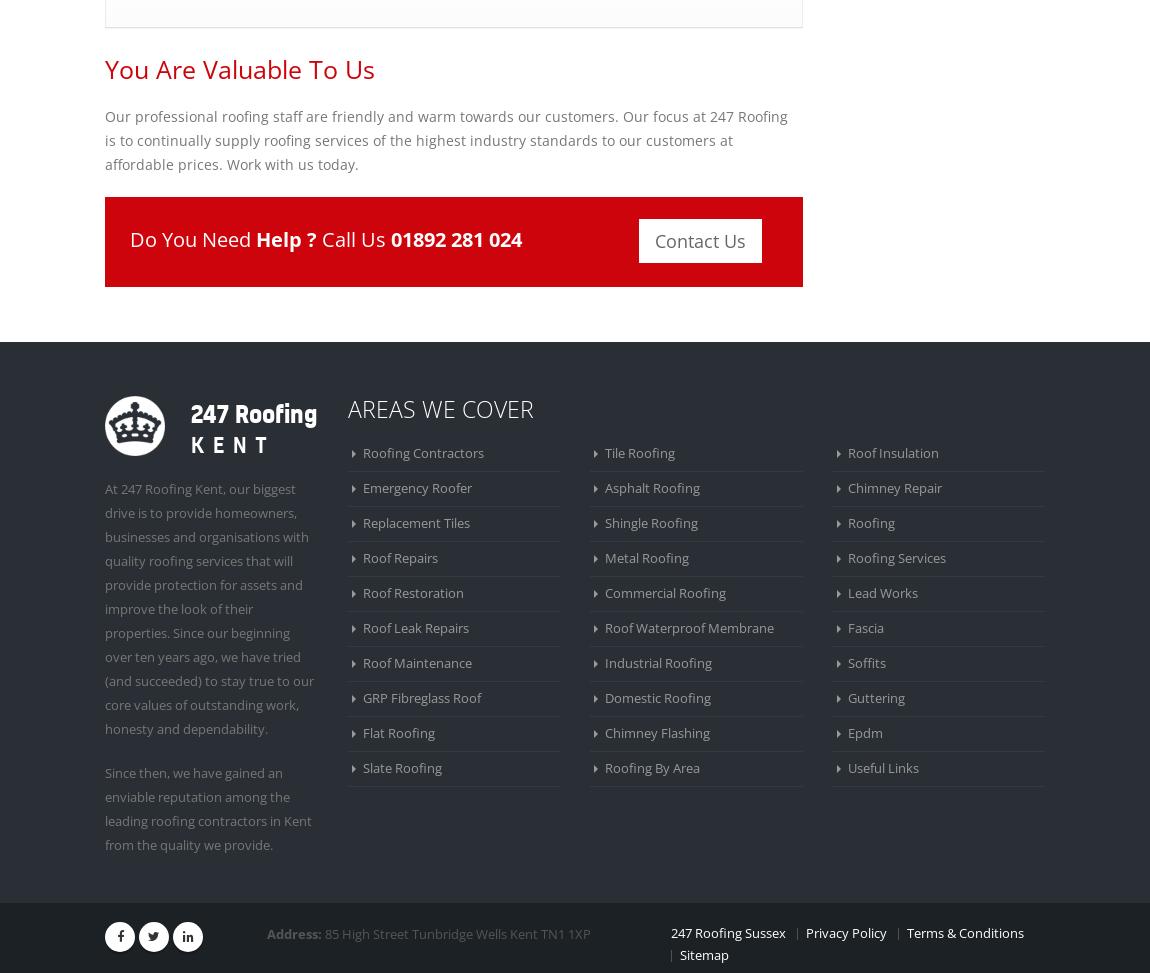 Image resolution: width=1150 pixels, height=973 pixels. Describe the element at coordinates (191, 238) in the screenshot. I see `'Do You Need'` at that location.